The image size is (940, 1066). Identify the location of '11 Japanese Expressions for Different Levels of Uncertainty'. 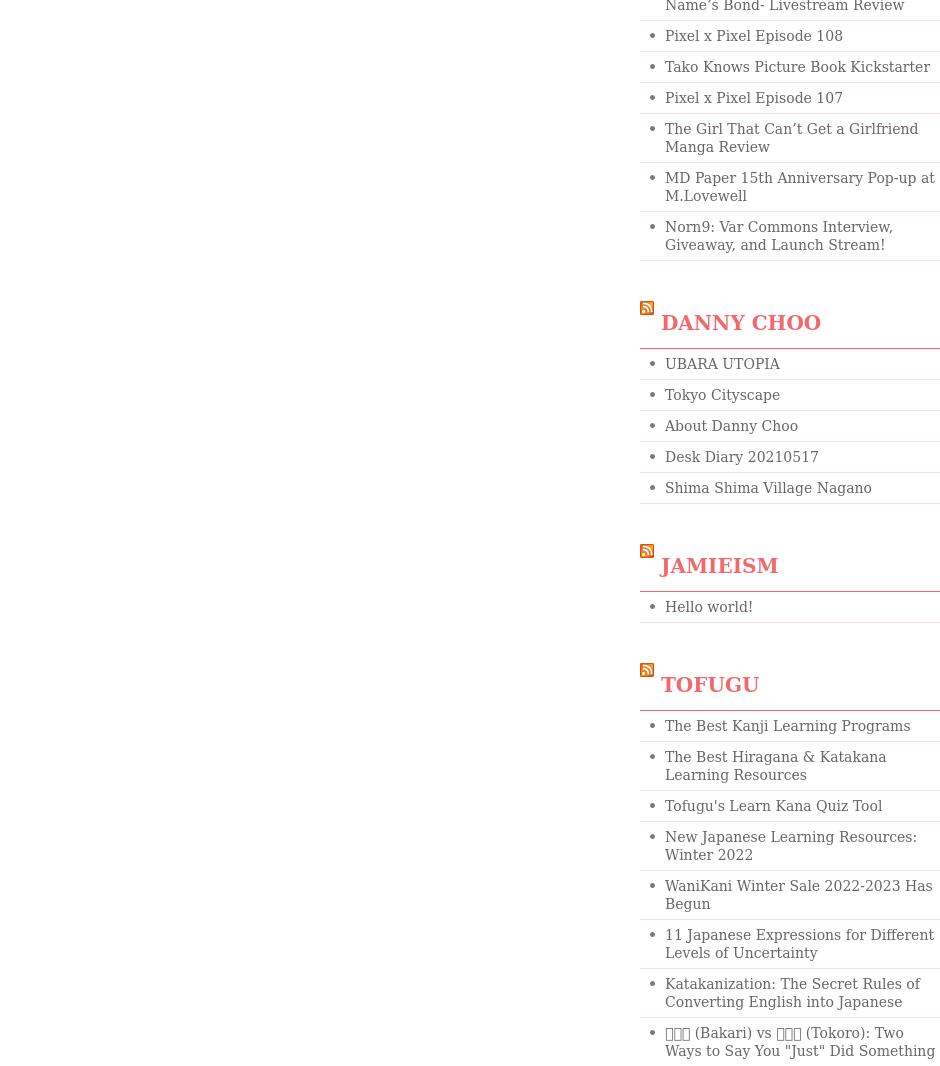
(799, 944).